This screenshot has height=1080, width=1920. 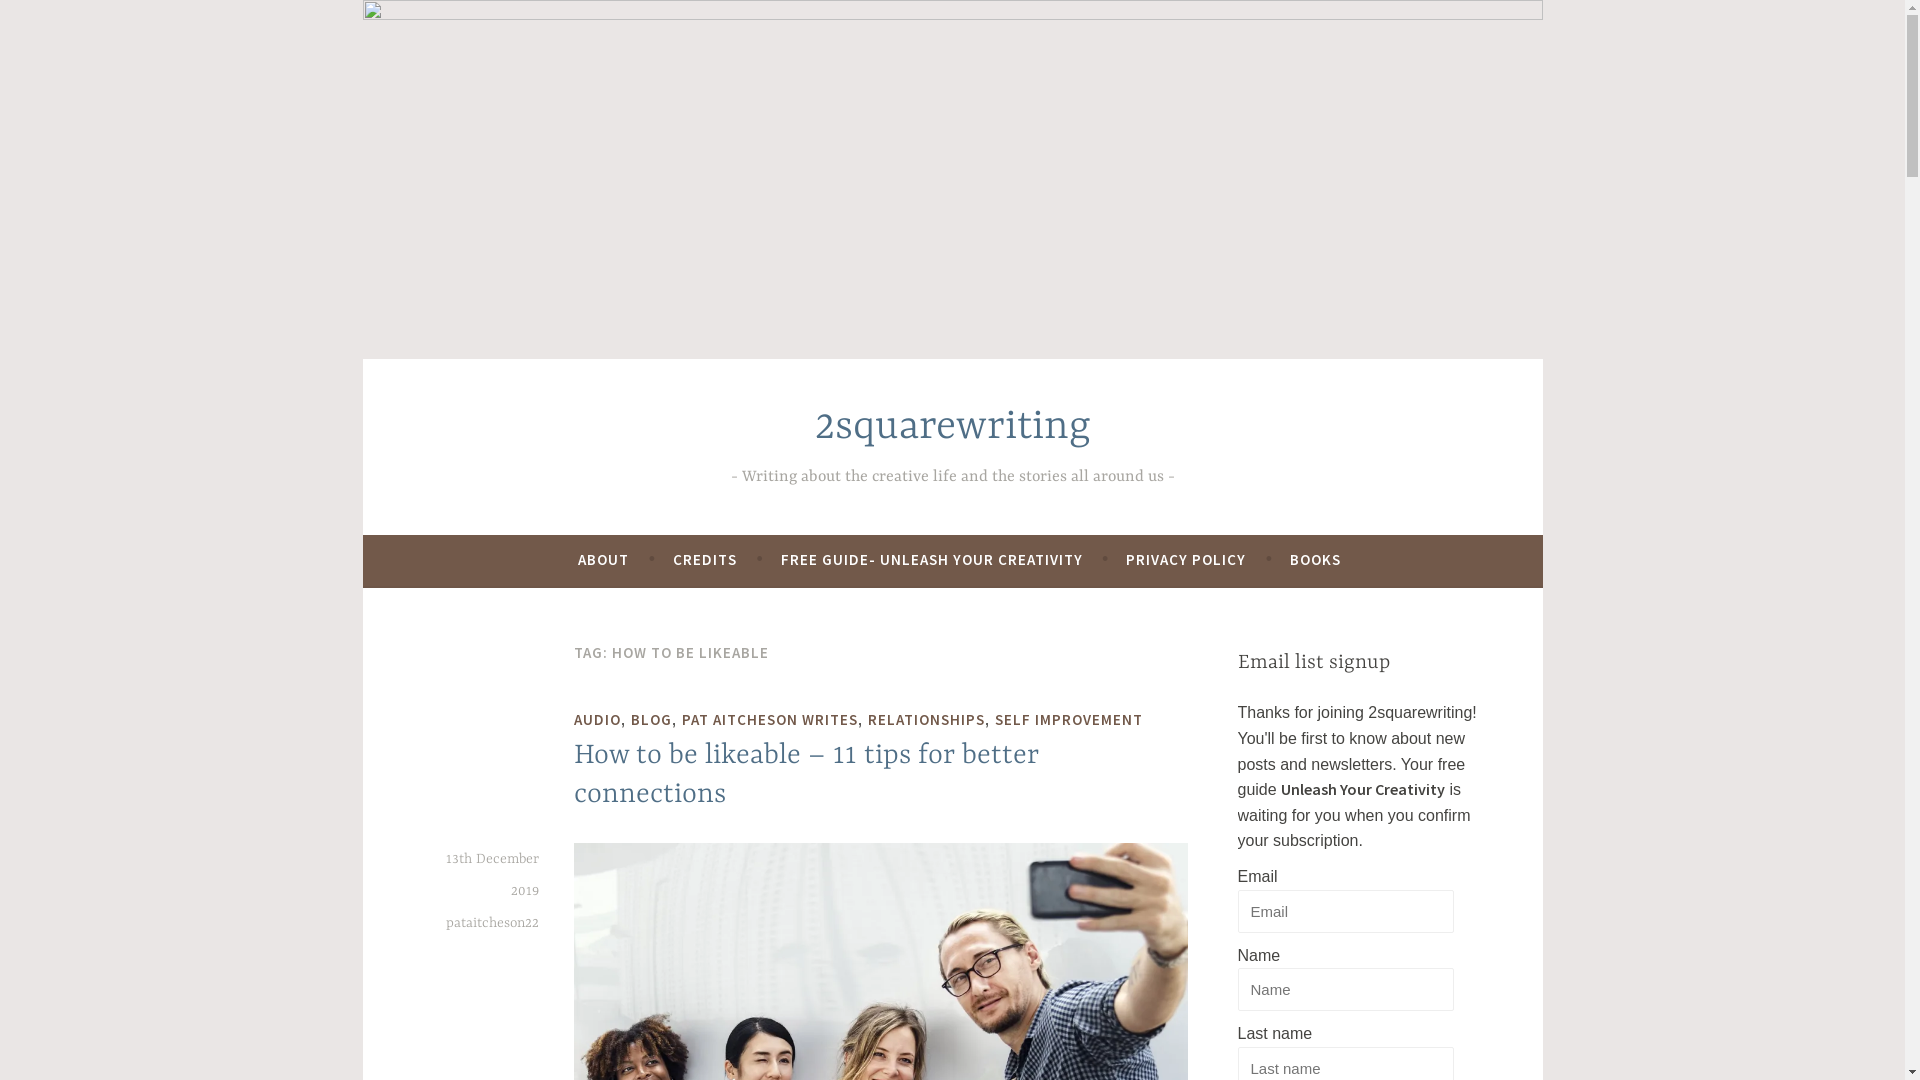 What do you see at coordinates (445, 874) in the screenshot?
I see `'13th December 2019'` at bounding box center [445, 874].